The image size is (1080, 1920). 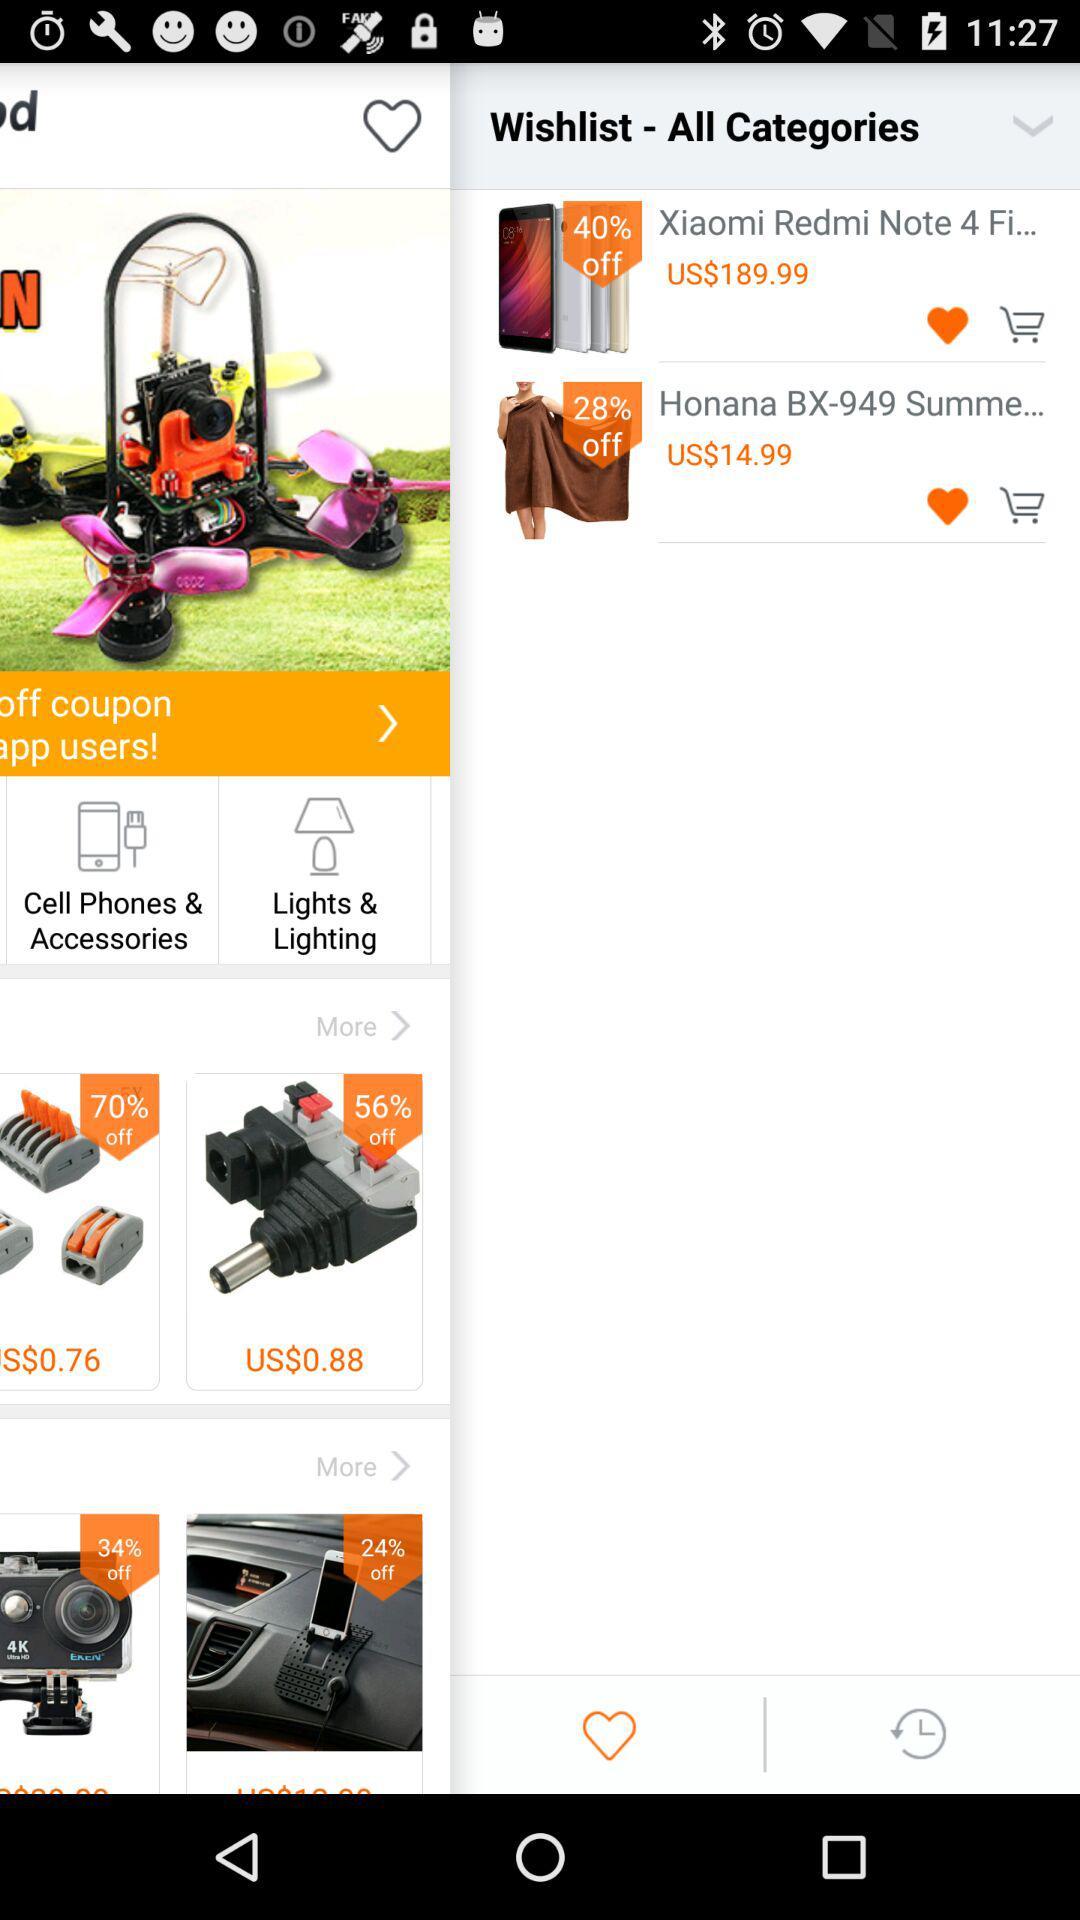 What do you see at coordinates (920, 1733) in the screenshot?
I see `reset time` at bounding box center [920, 1733].